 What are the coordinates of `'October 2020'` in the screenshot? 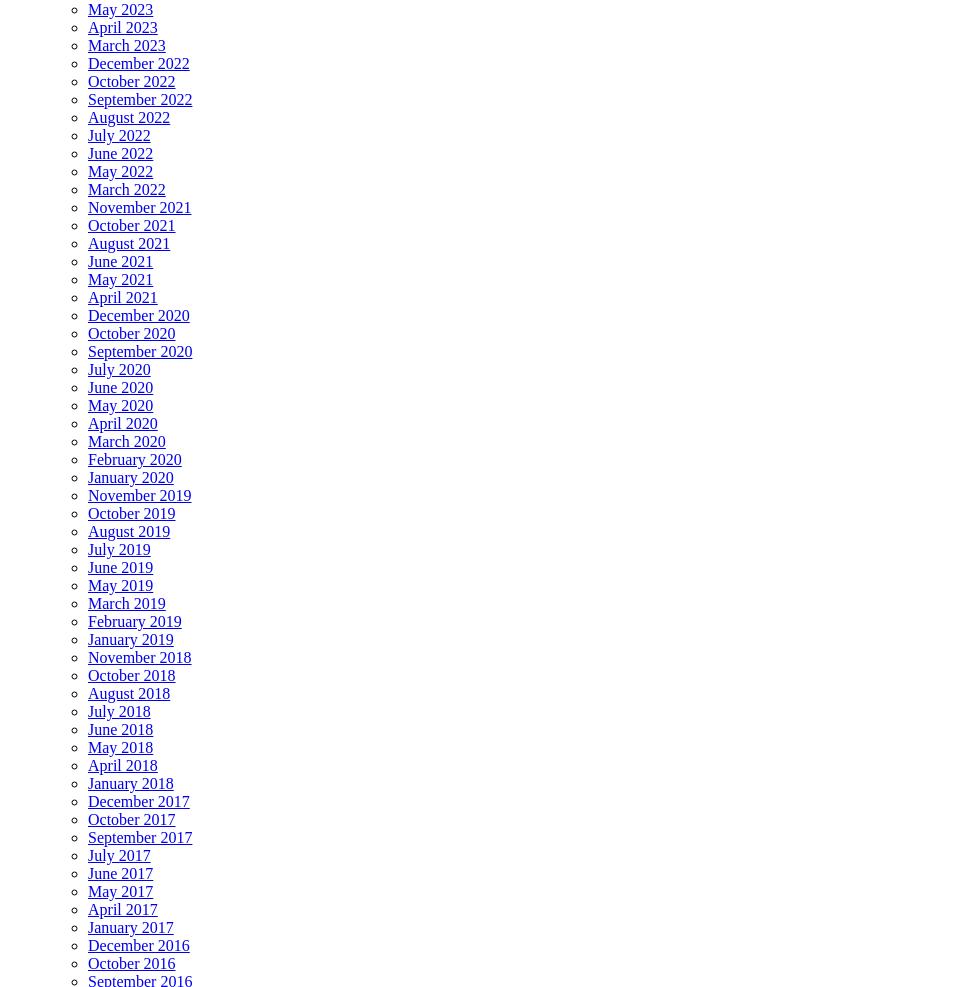 It's located at (131, 332).